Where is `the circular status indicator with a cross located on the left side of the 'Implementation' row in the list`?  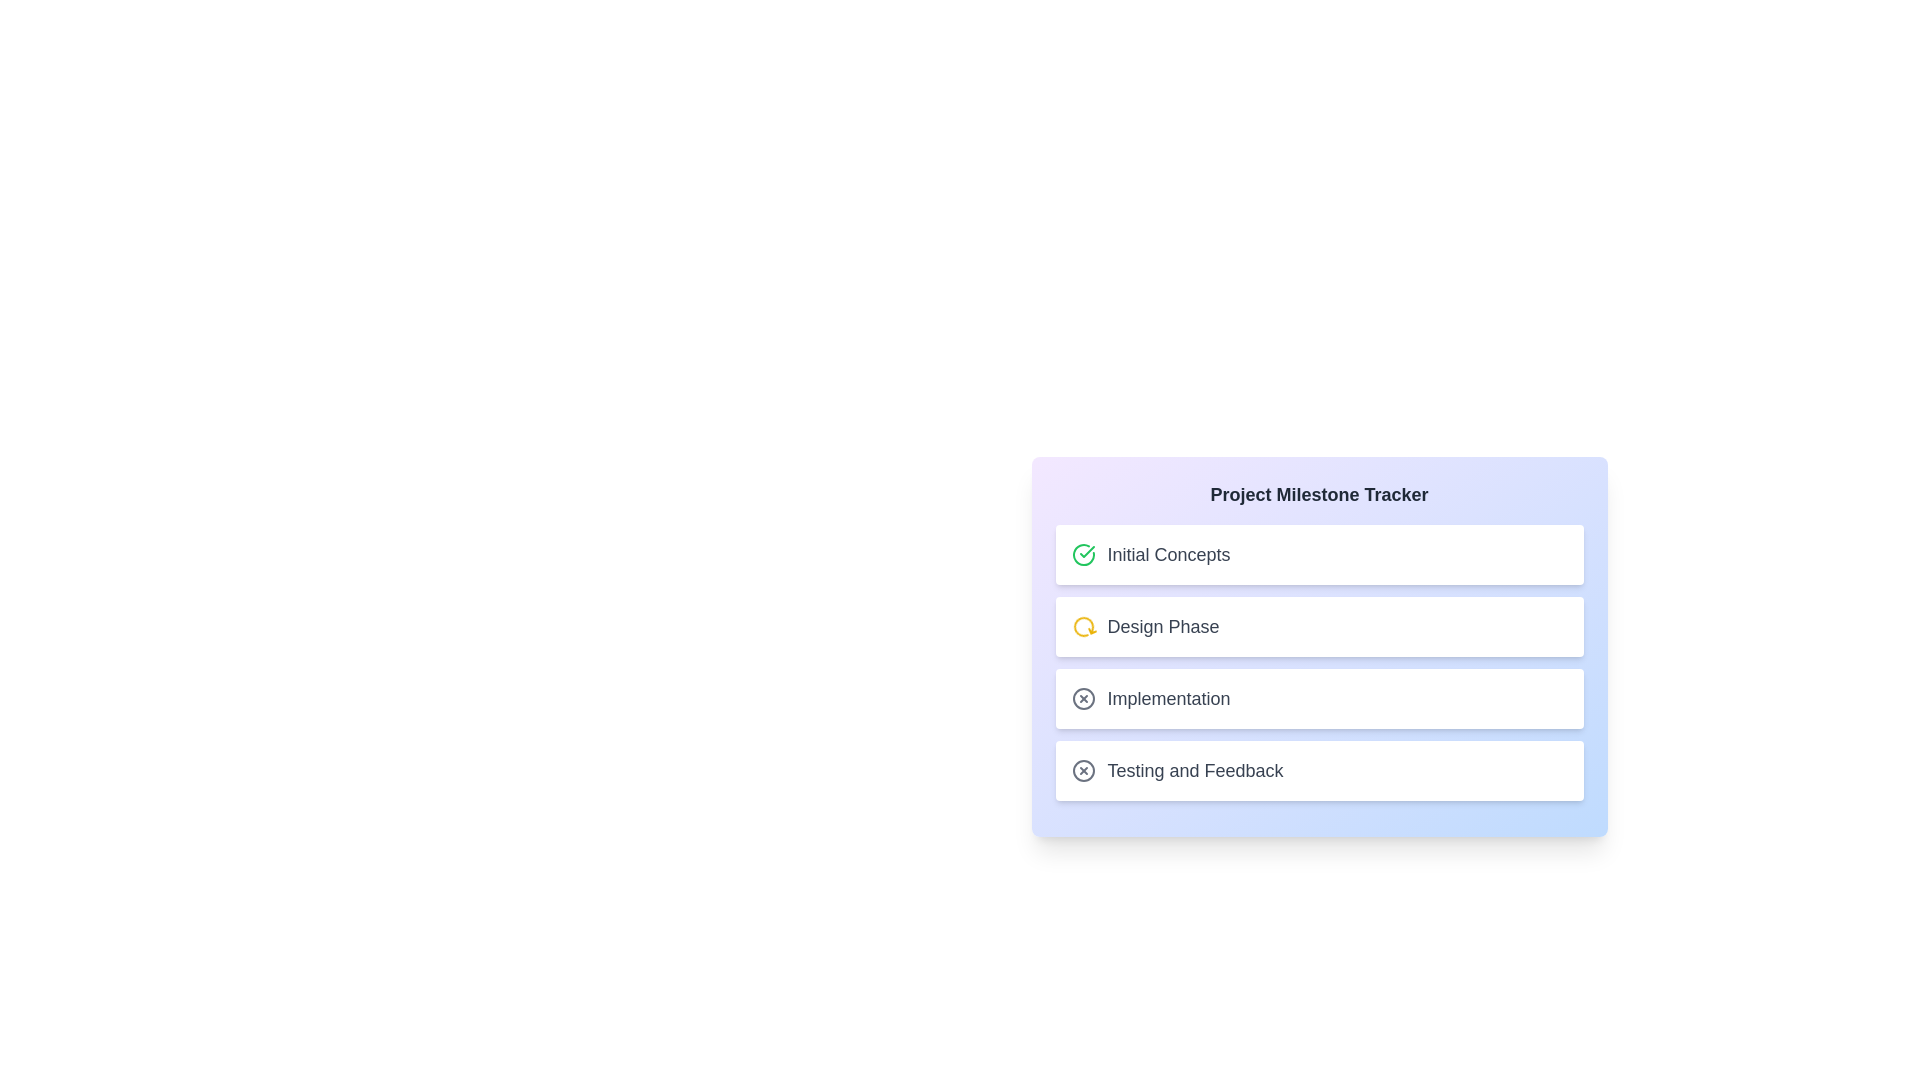 the circular status indicator with a cross located on the left side of the 'Implementation' row in the list is located at coordinates (1082, 697).